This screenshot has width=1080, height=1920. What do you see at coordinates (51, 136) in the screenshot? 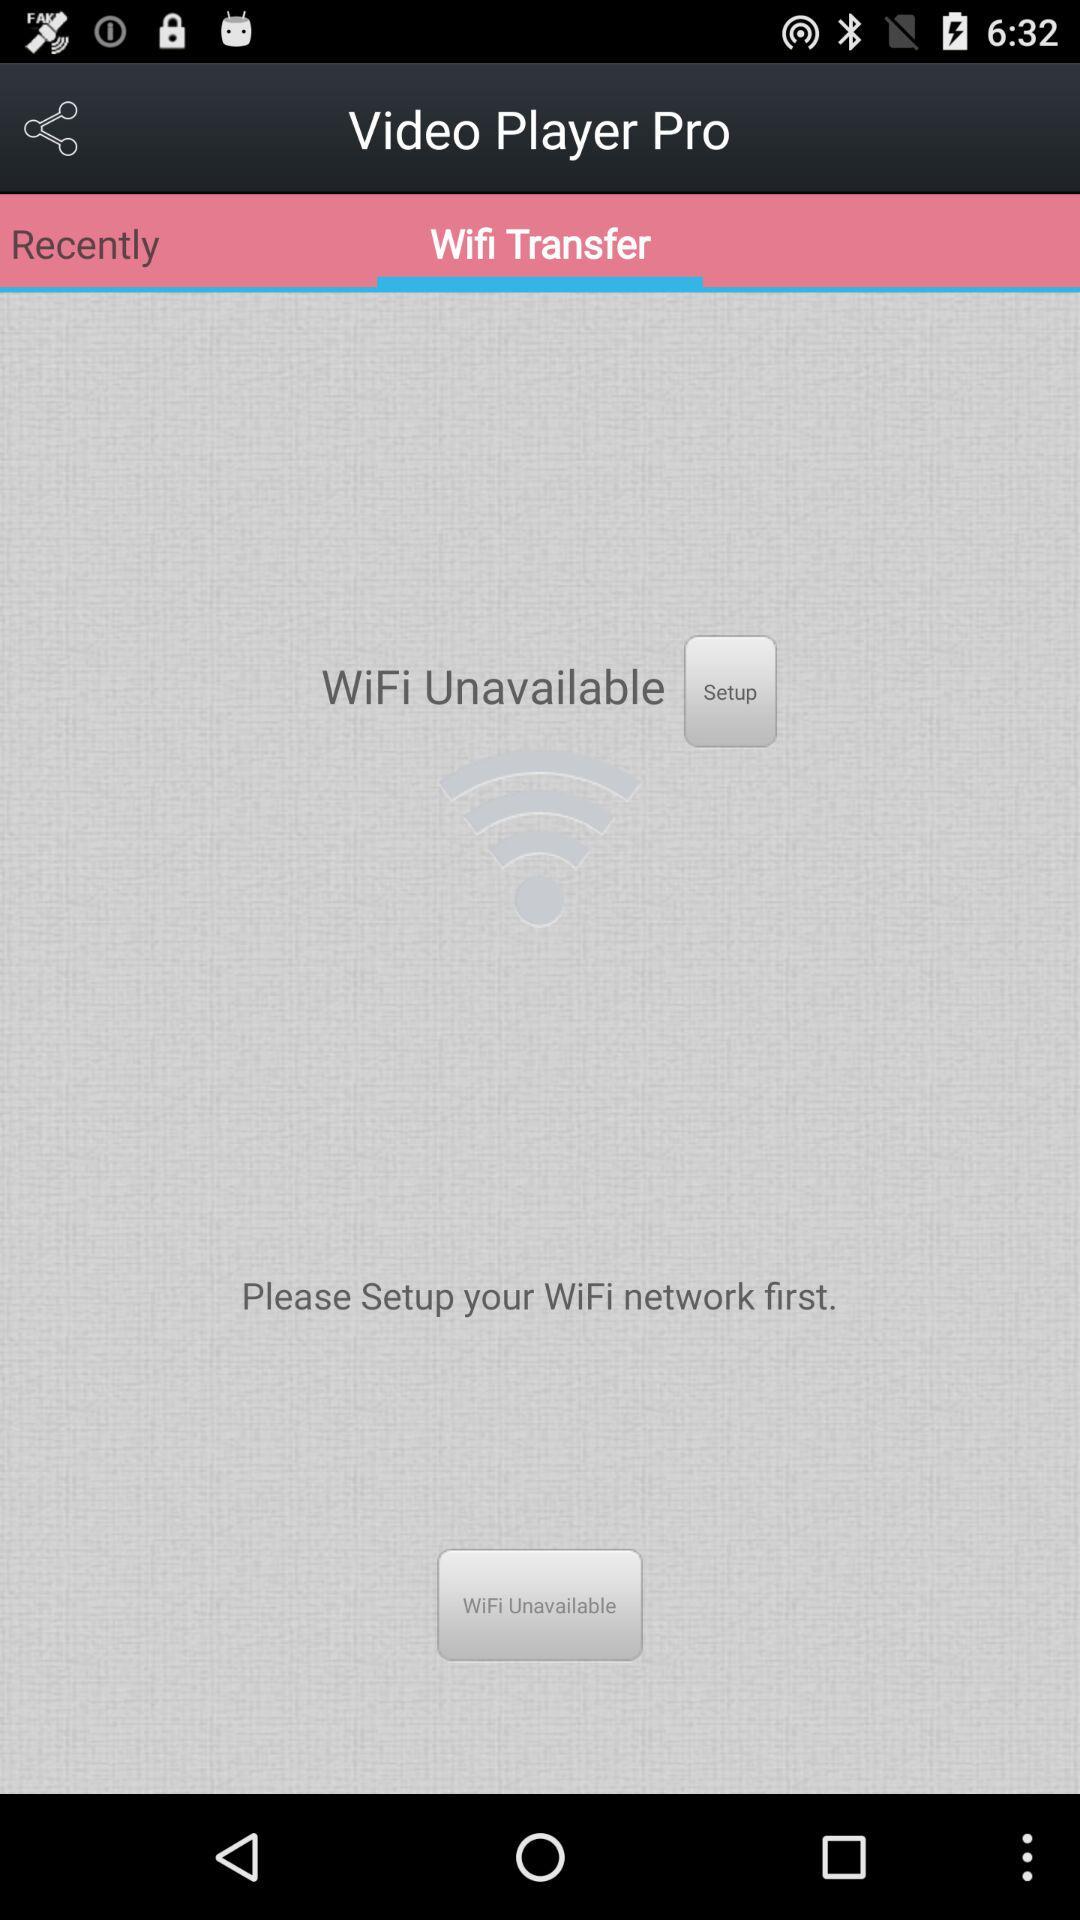
I see `the share icon` at bounding box center [51, 136].